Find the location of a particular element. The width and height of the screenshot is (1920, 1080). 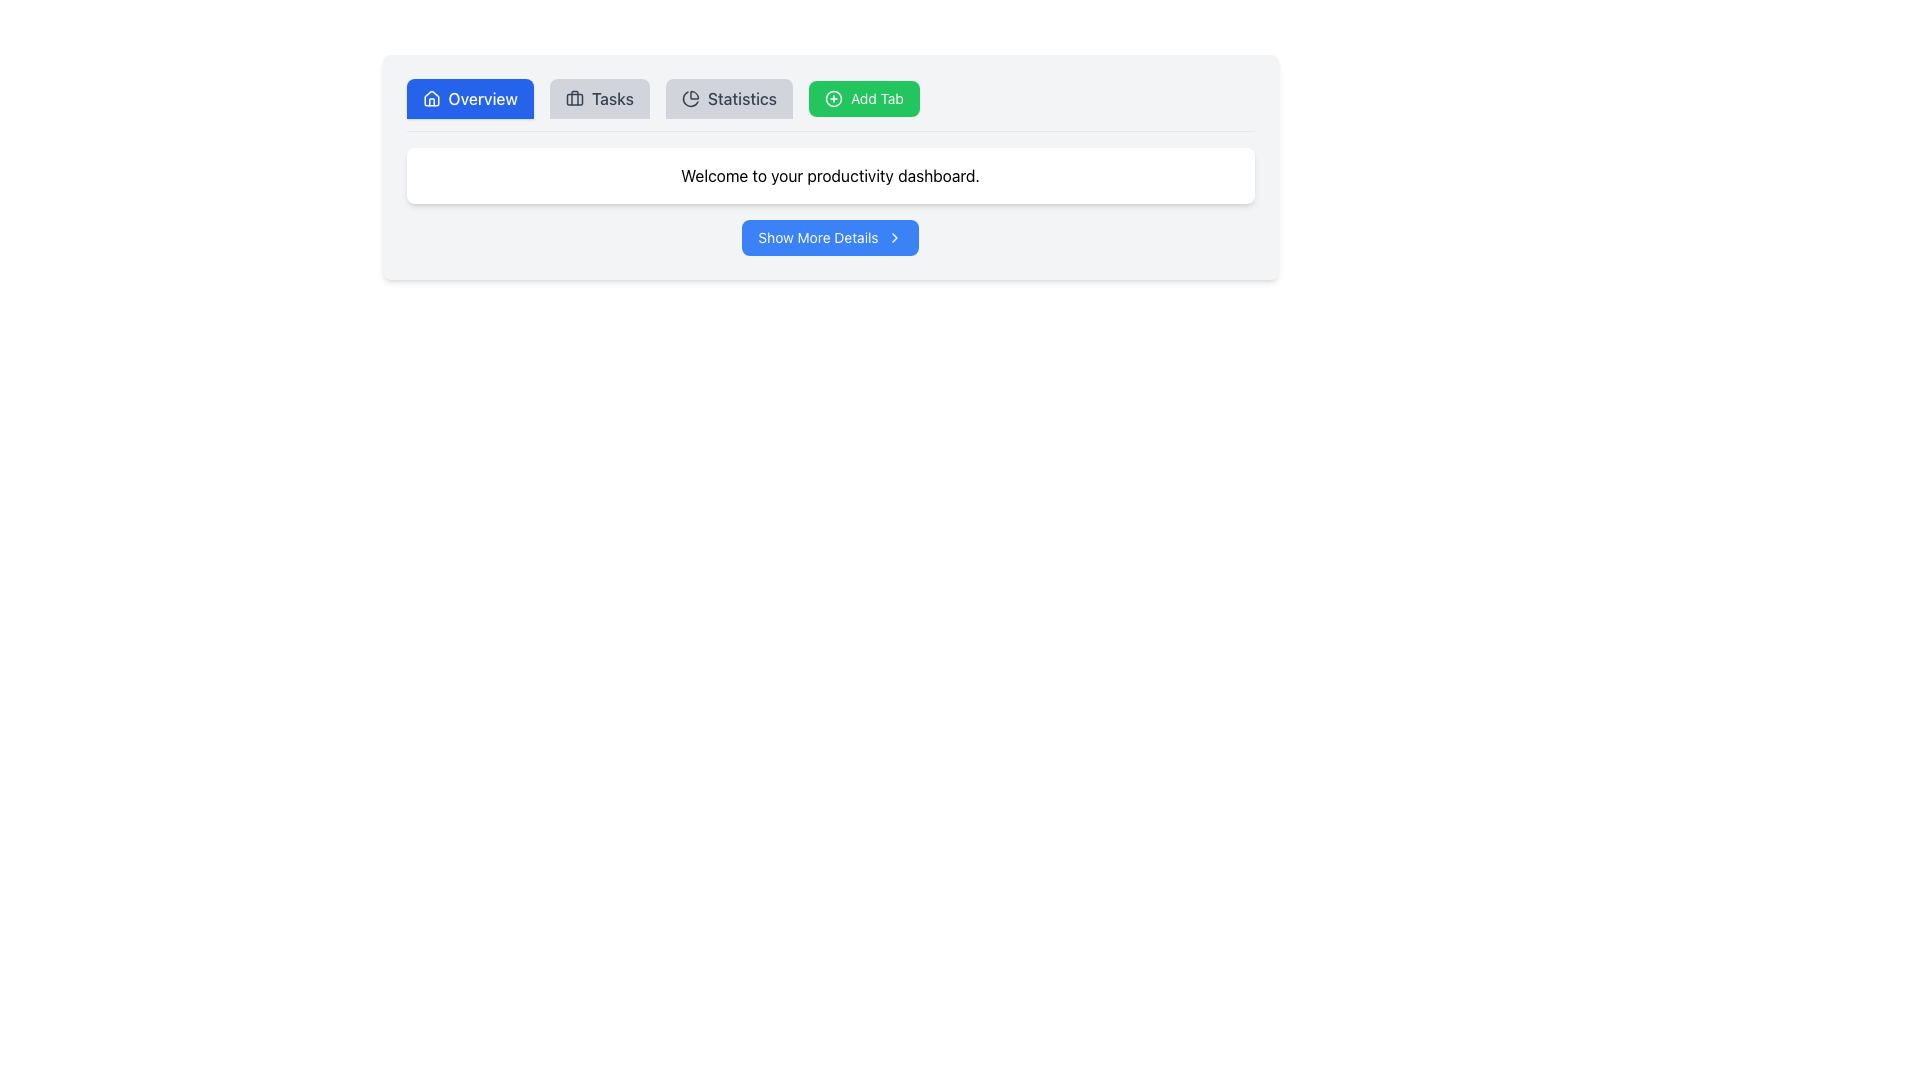

the button located at the bottom of the panel that reveals additional details when activated is located at coordinates (830, 237).